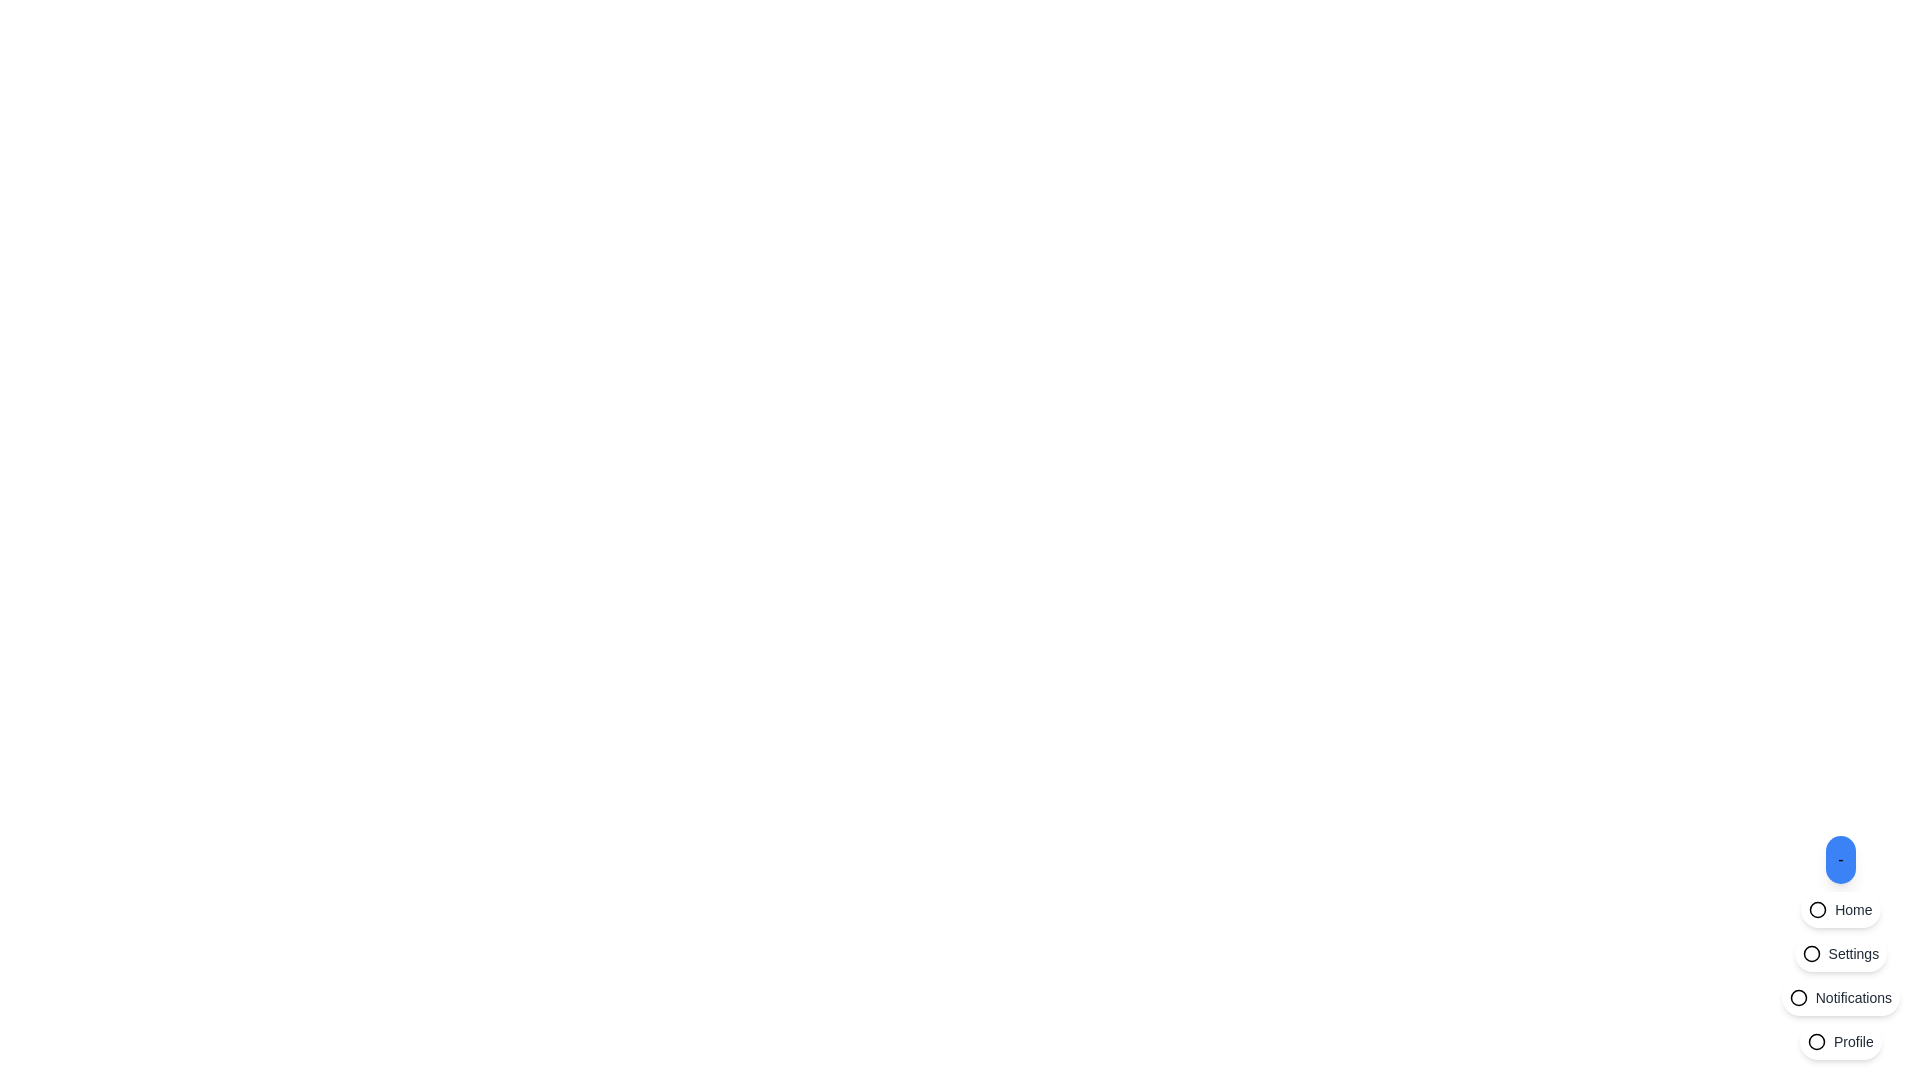 The width and height of the screenshot is (1920, 1080). What do you see at coordinates (1840, 952) in the screenshot?
I see `the 'Settings' navigation button located at the bottom-right corner of the interface` at bounding box center [1840, 952].